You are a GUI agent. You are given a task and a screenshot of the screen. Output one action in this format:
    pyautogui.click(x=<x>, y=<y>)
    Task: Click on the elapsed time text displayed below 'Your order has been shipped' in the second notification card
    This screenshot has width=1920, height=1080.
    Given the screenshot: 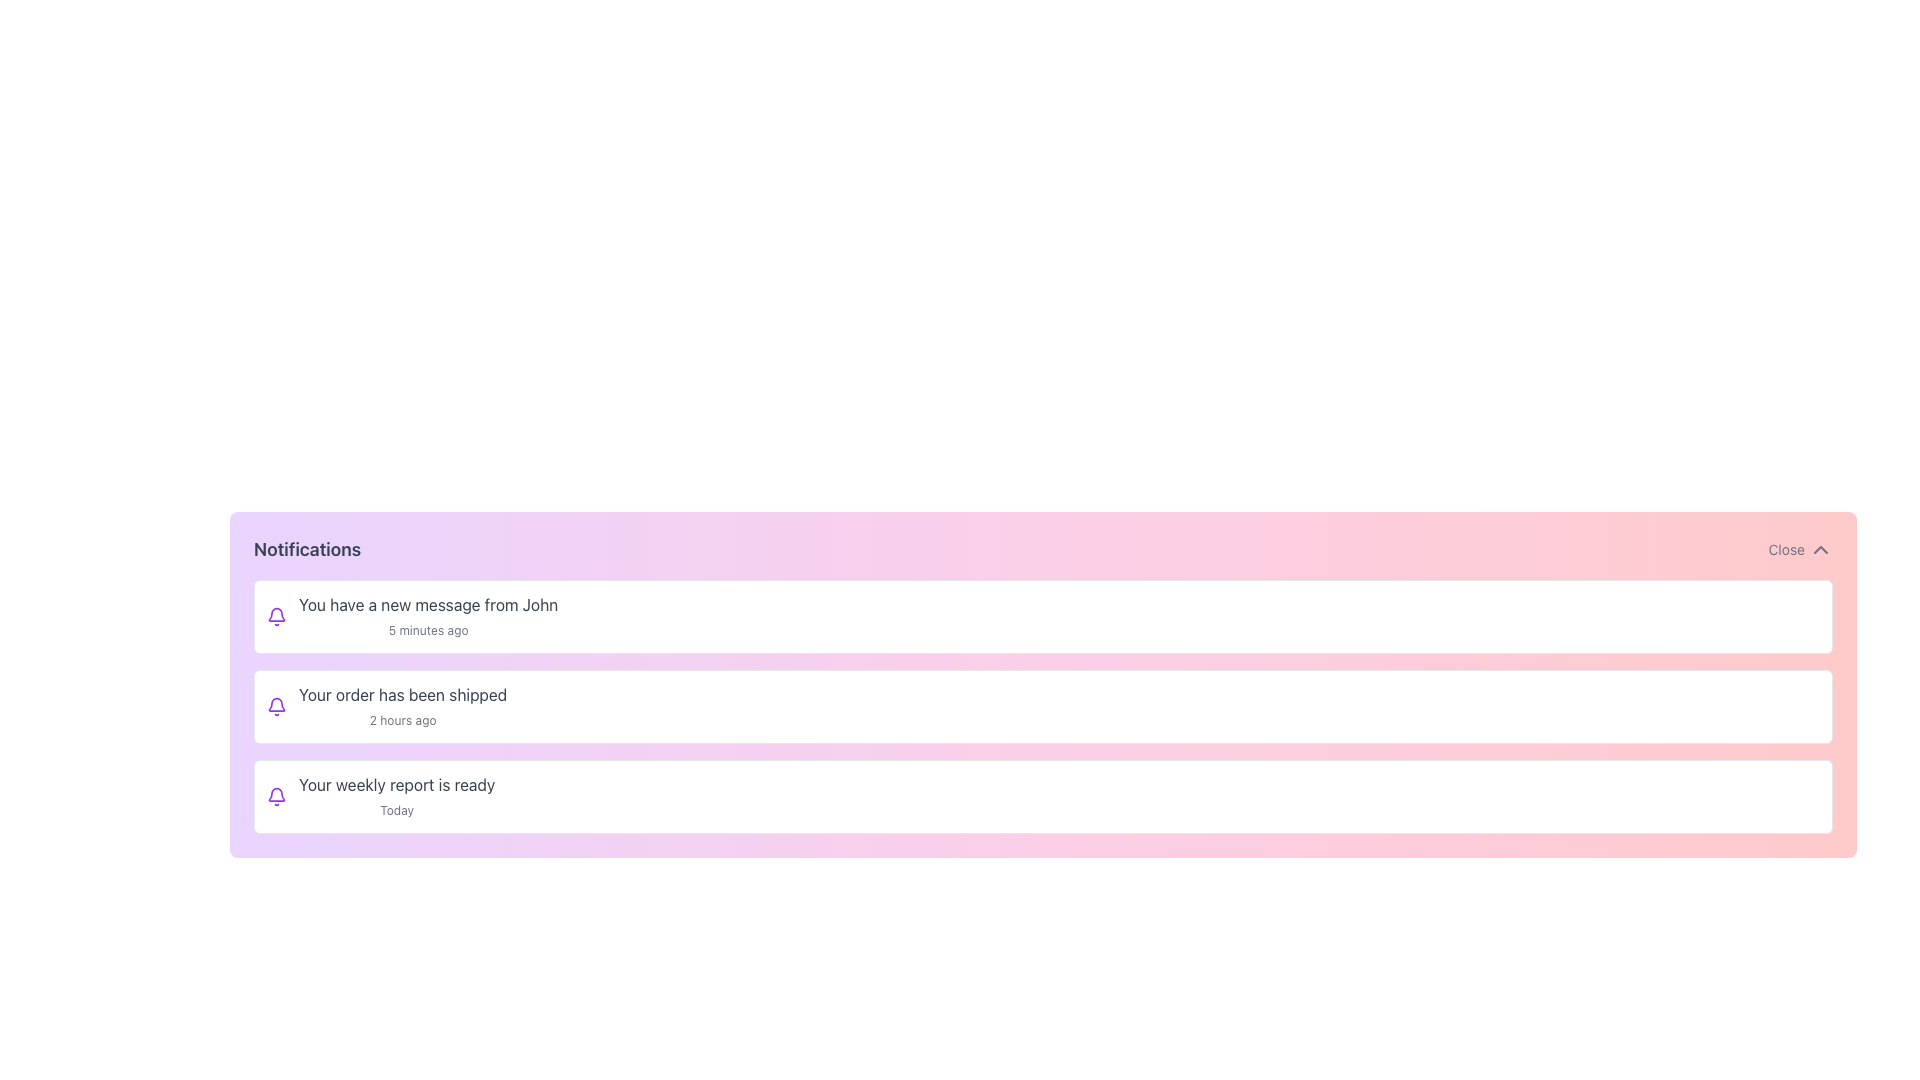 What is the action you would take?
    pyautogui.click(x=402, y=720)
    